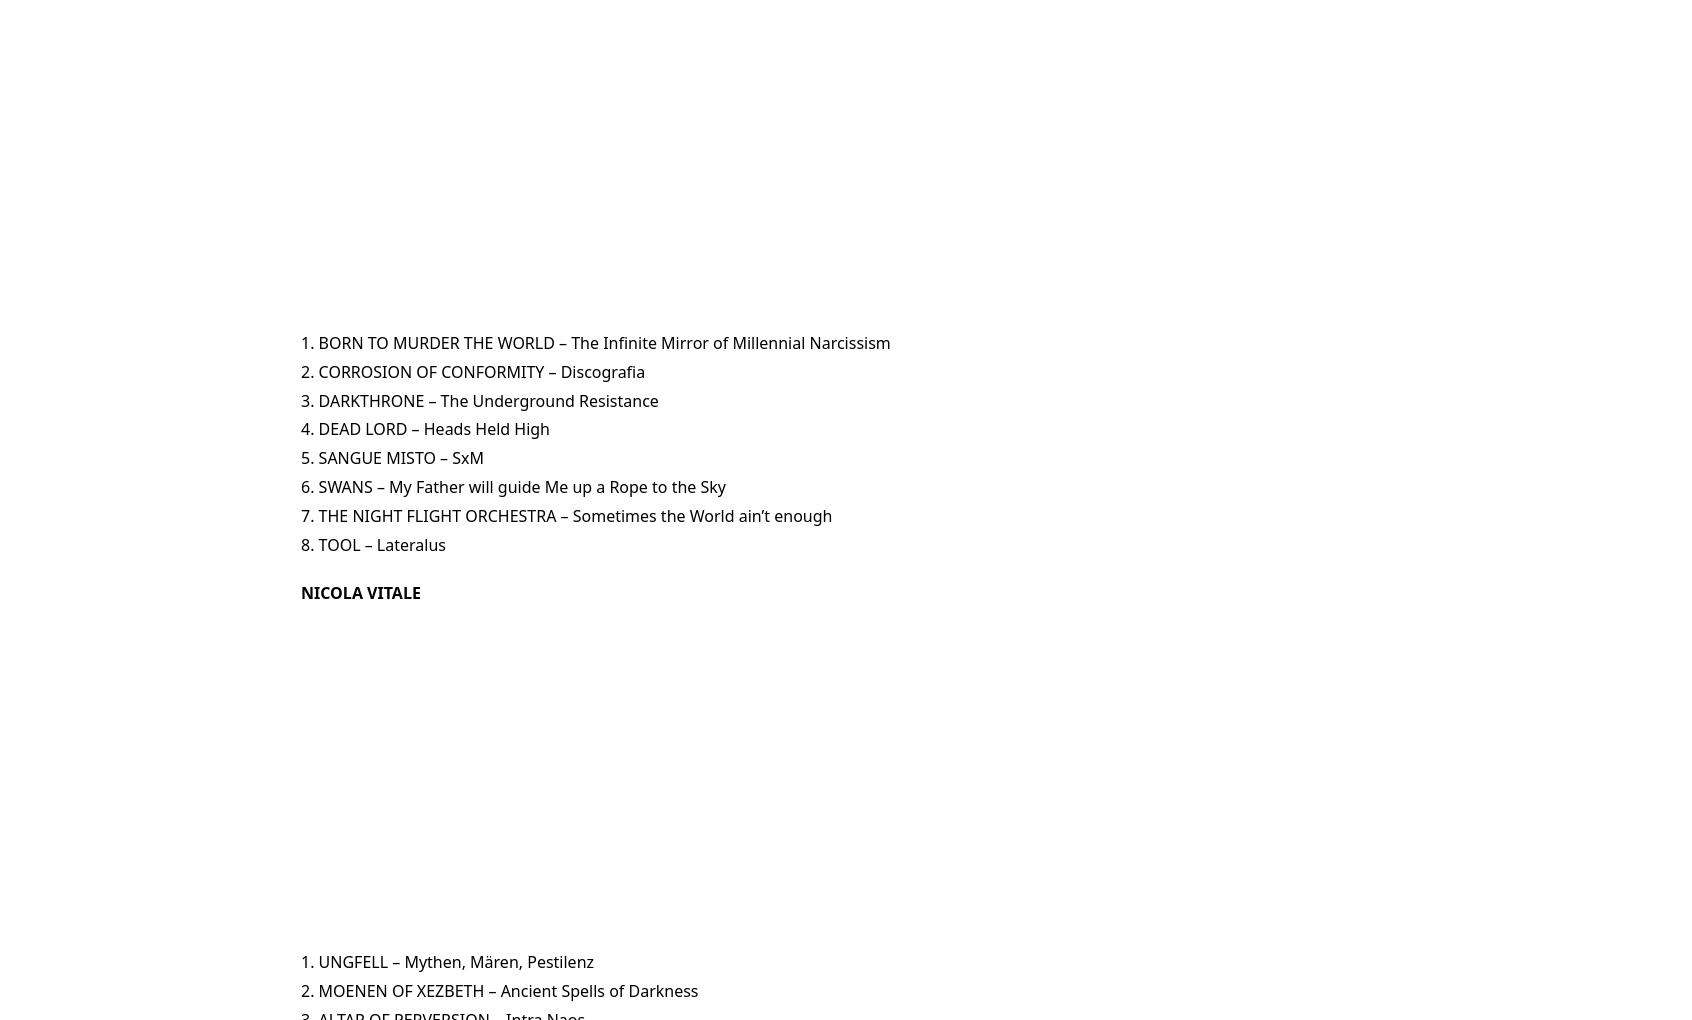 The height and width of the screenshot is (1020, 1692). Describe the element at coordinates (372, 542) in the screenshot. I see `'8. TOOL – Lateralus'` at that location.